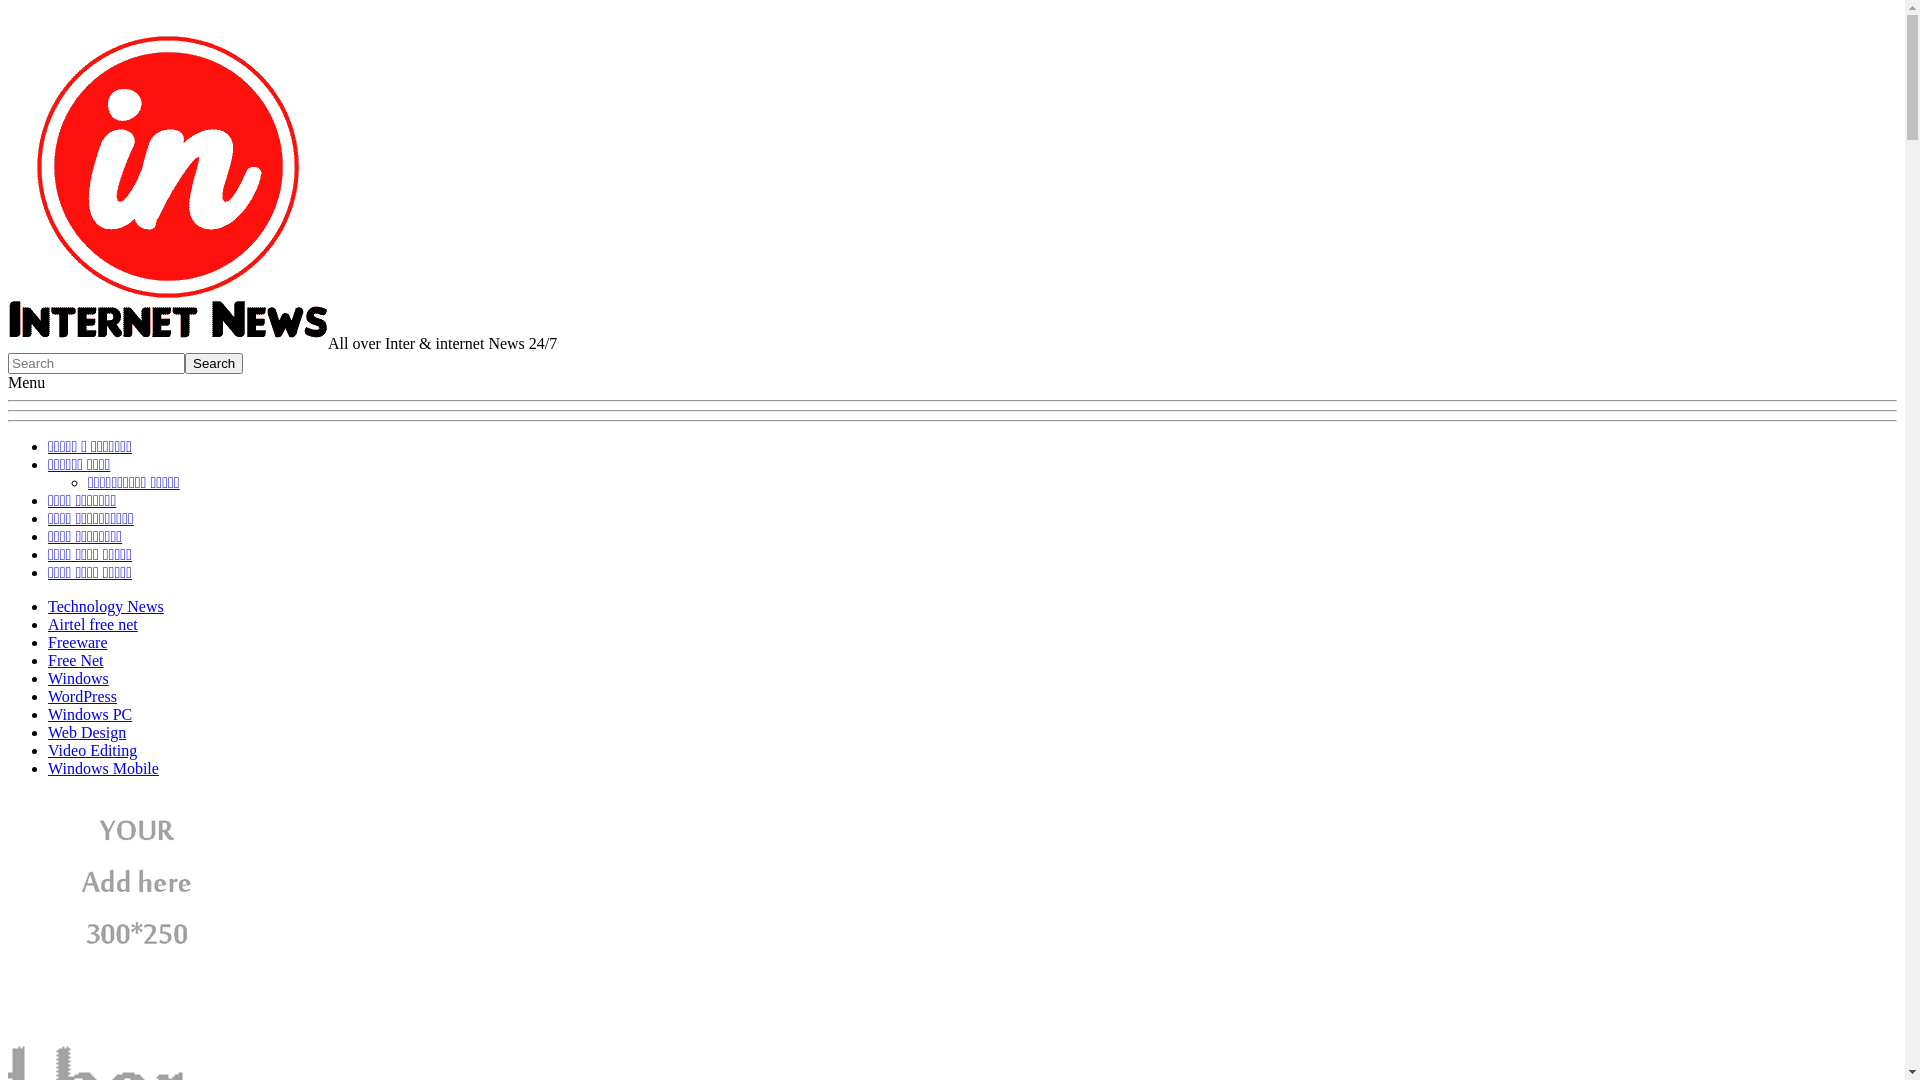 The image size is (1920, 1080). Describe the element at coordinates (78, 677) in the screenshot. I see `'Windows'` at that location.